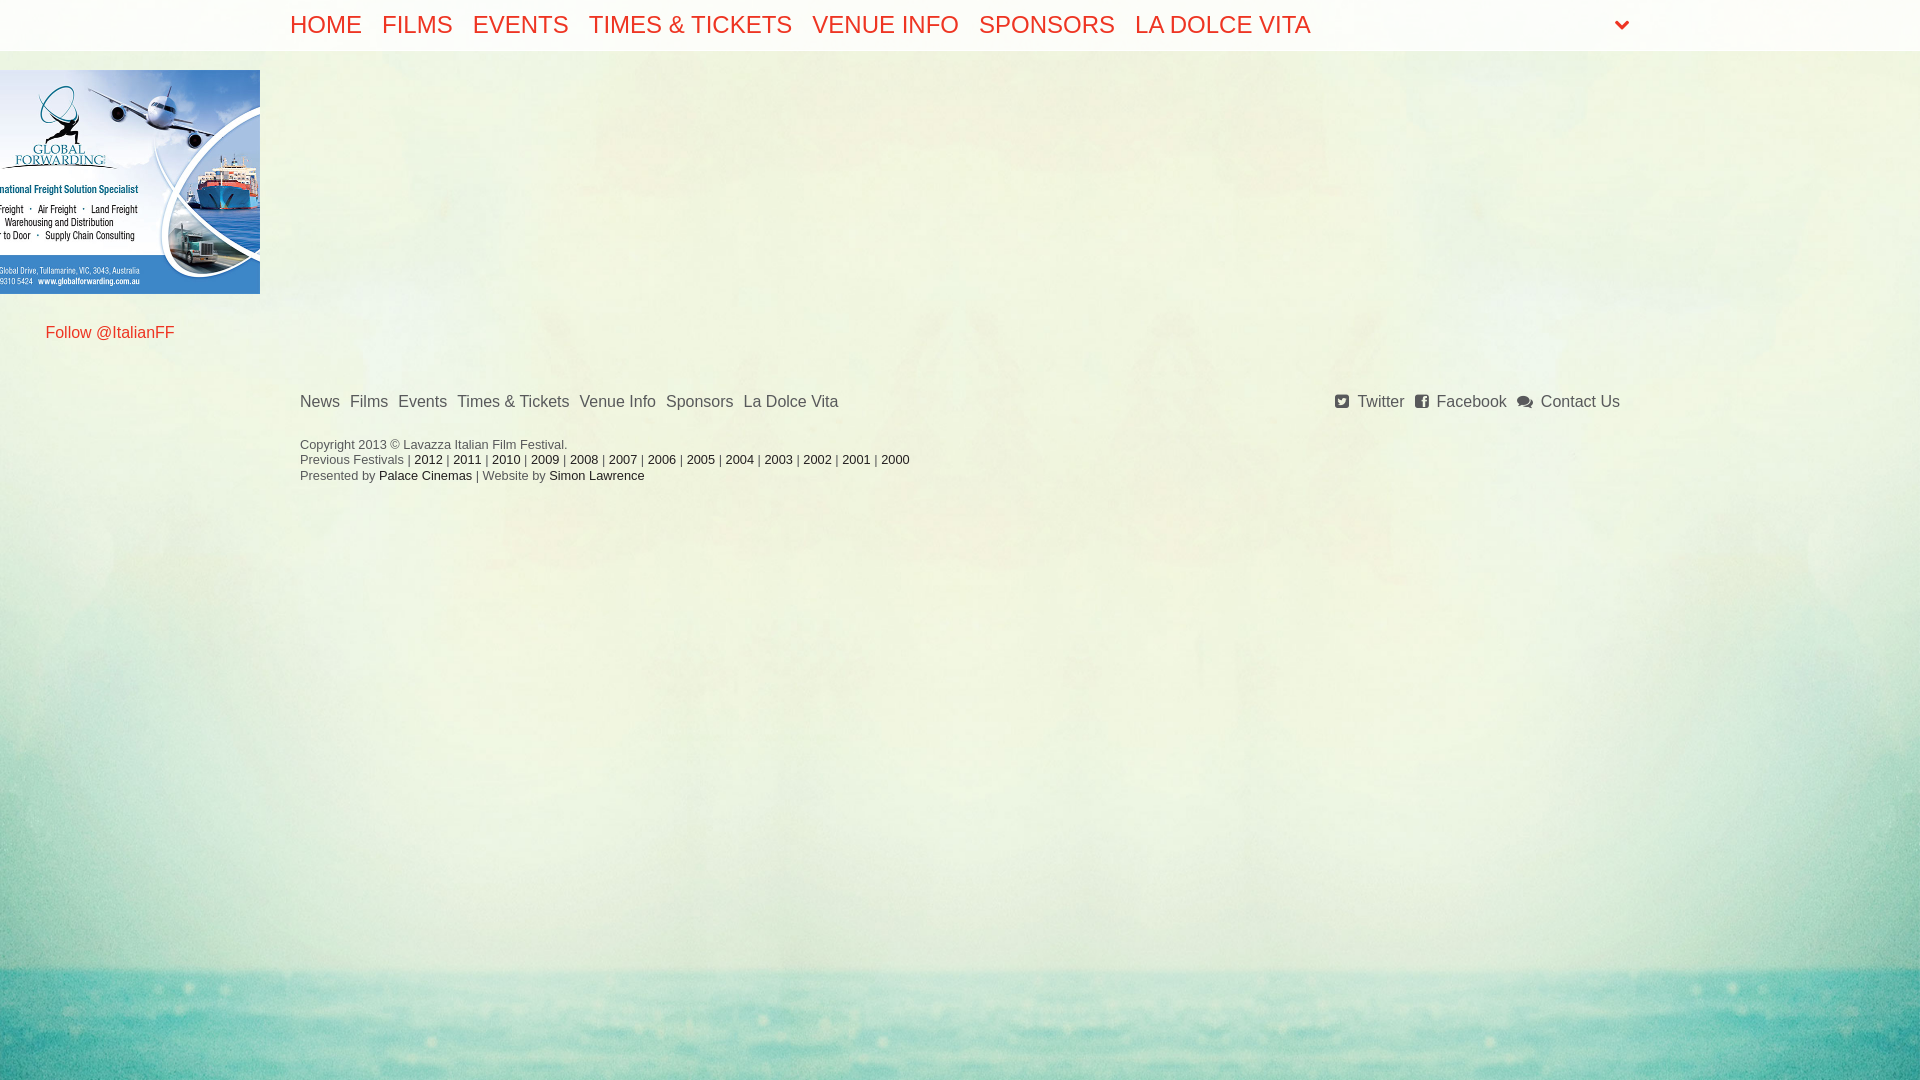 Image resolution: width=1920 pixels, height=1080 pixels. Describe the element at coordinates (880, 459) in the screenshot. I see `'2000'` at that location.